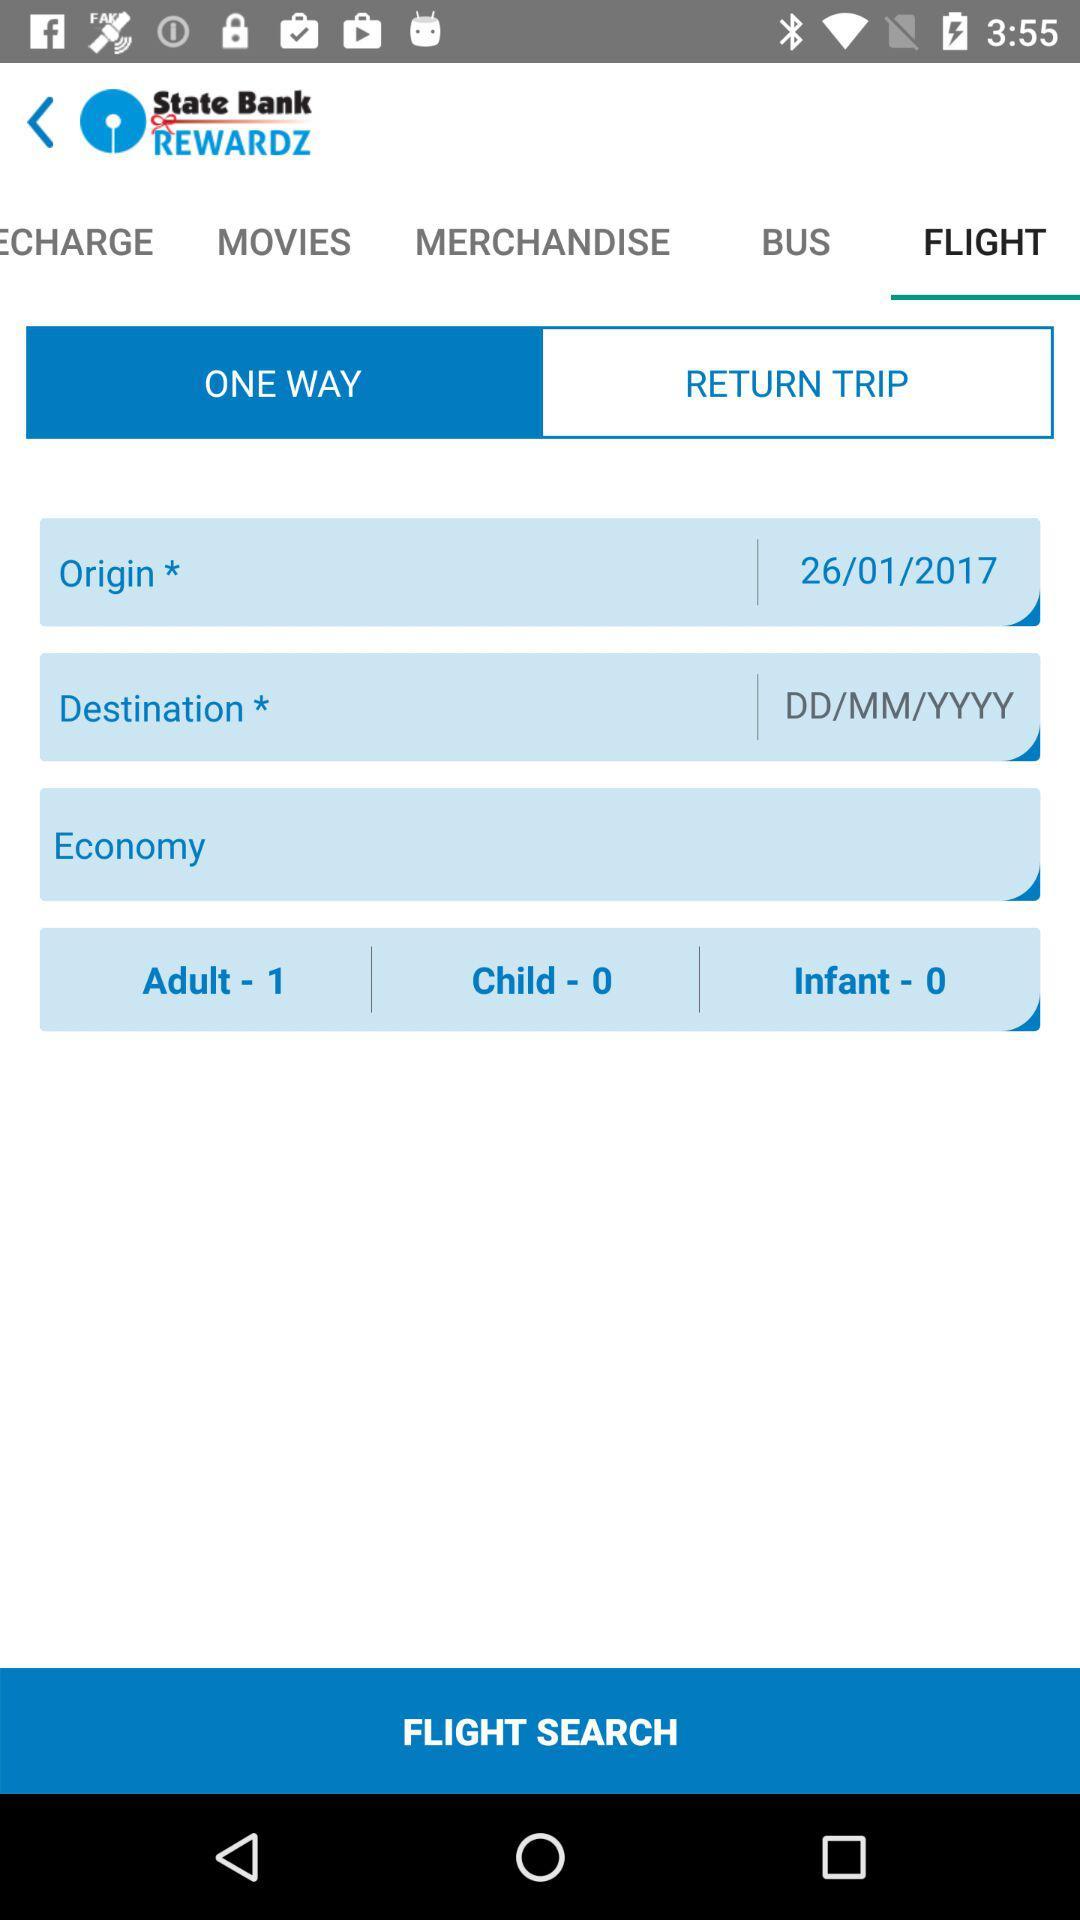 This screenshot has height=1920, width=1080. I want to click on origin textbox, so click(396, 571).